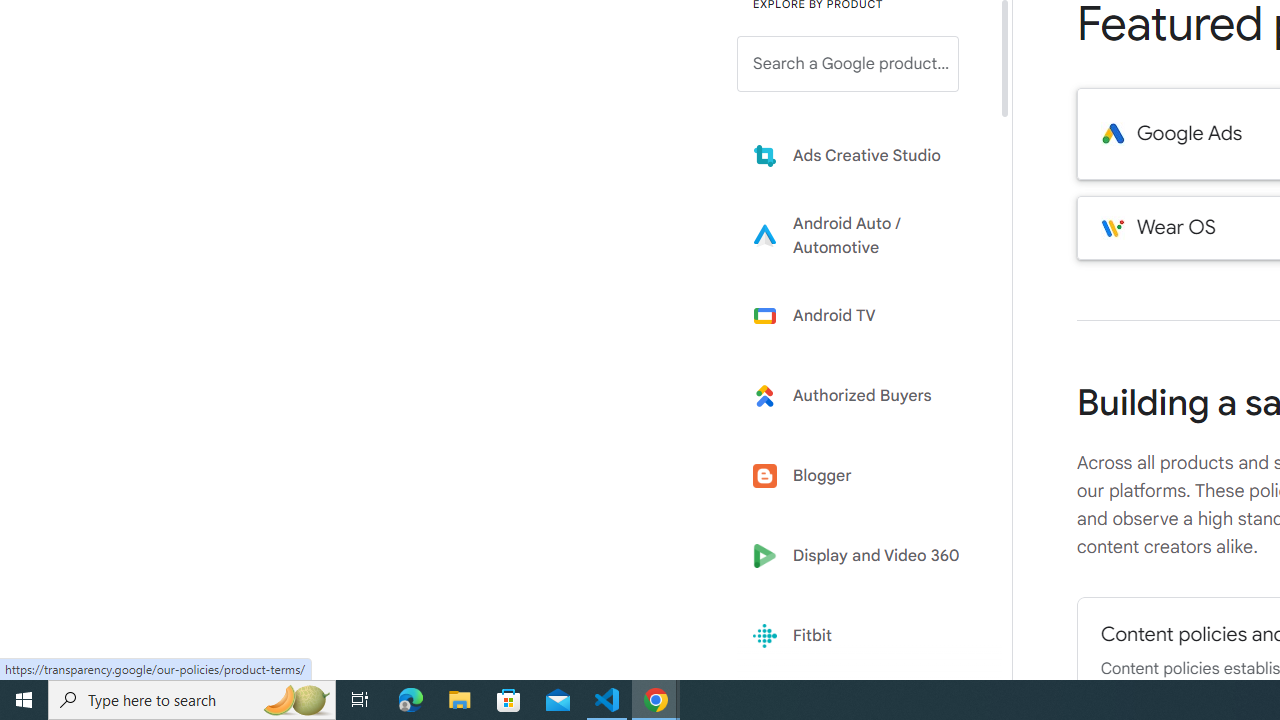  I want to click on 'Learn more about Android Auto', so click(862, 234).